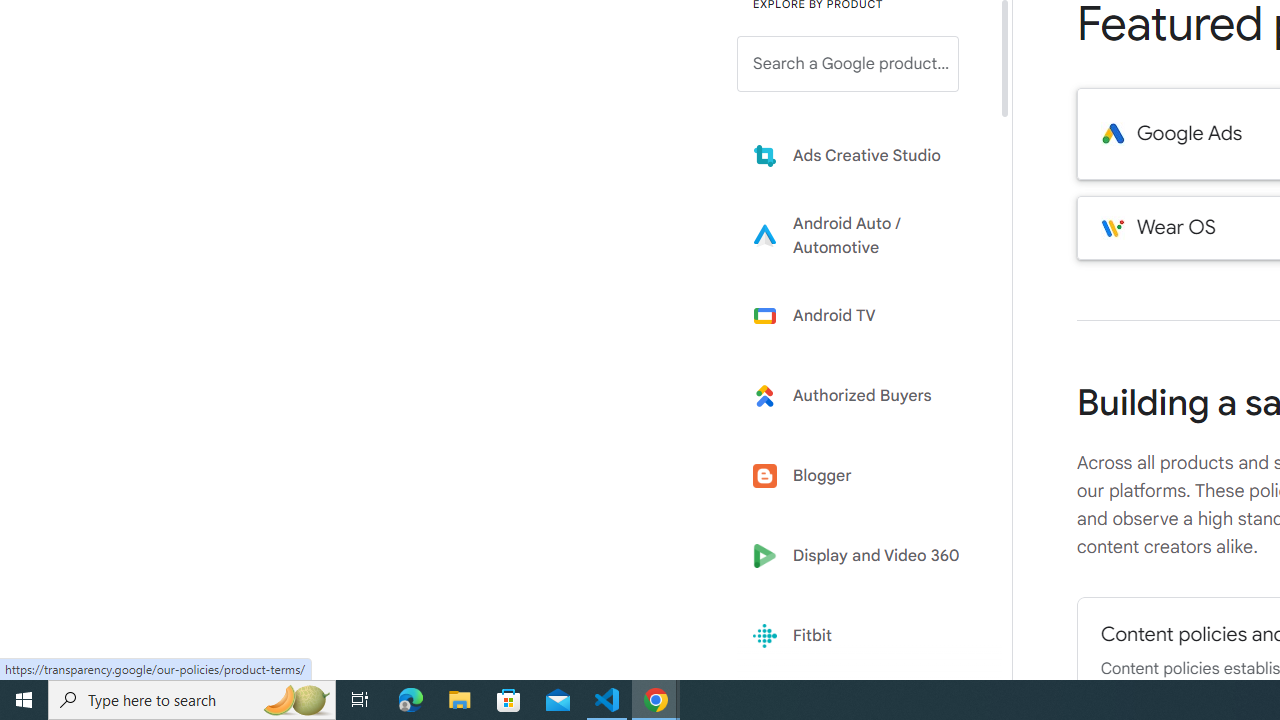  I want to click on 'Learn more about Android Auto', so click(862, 234).